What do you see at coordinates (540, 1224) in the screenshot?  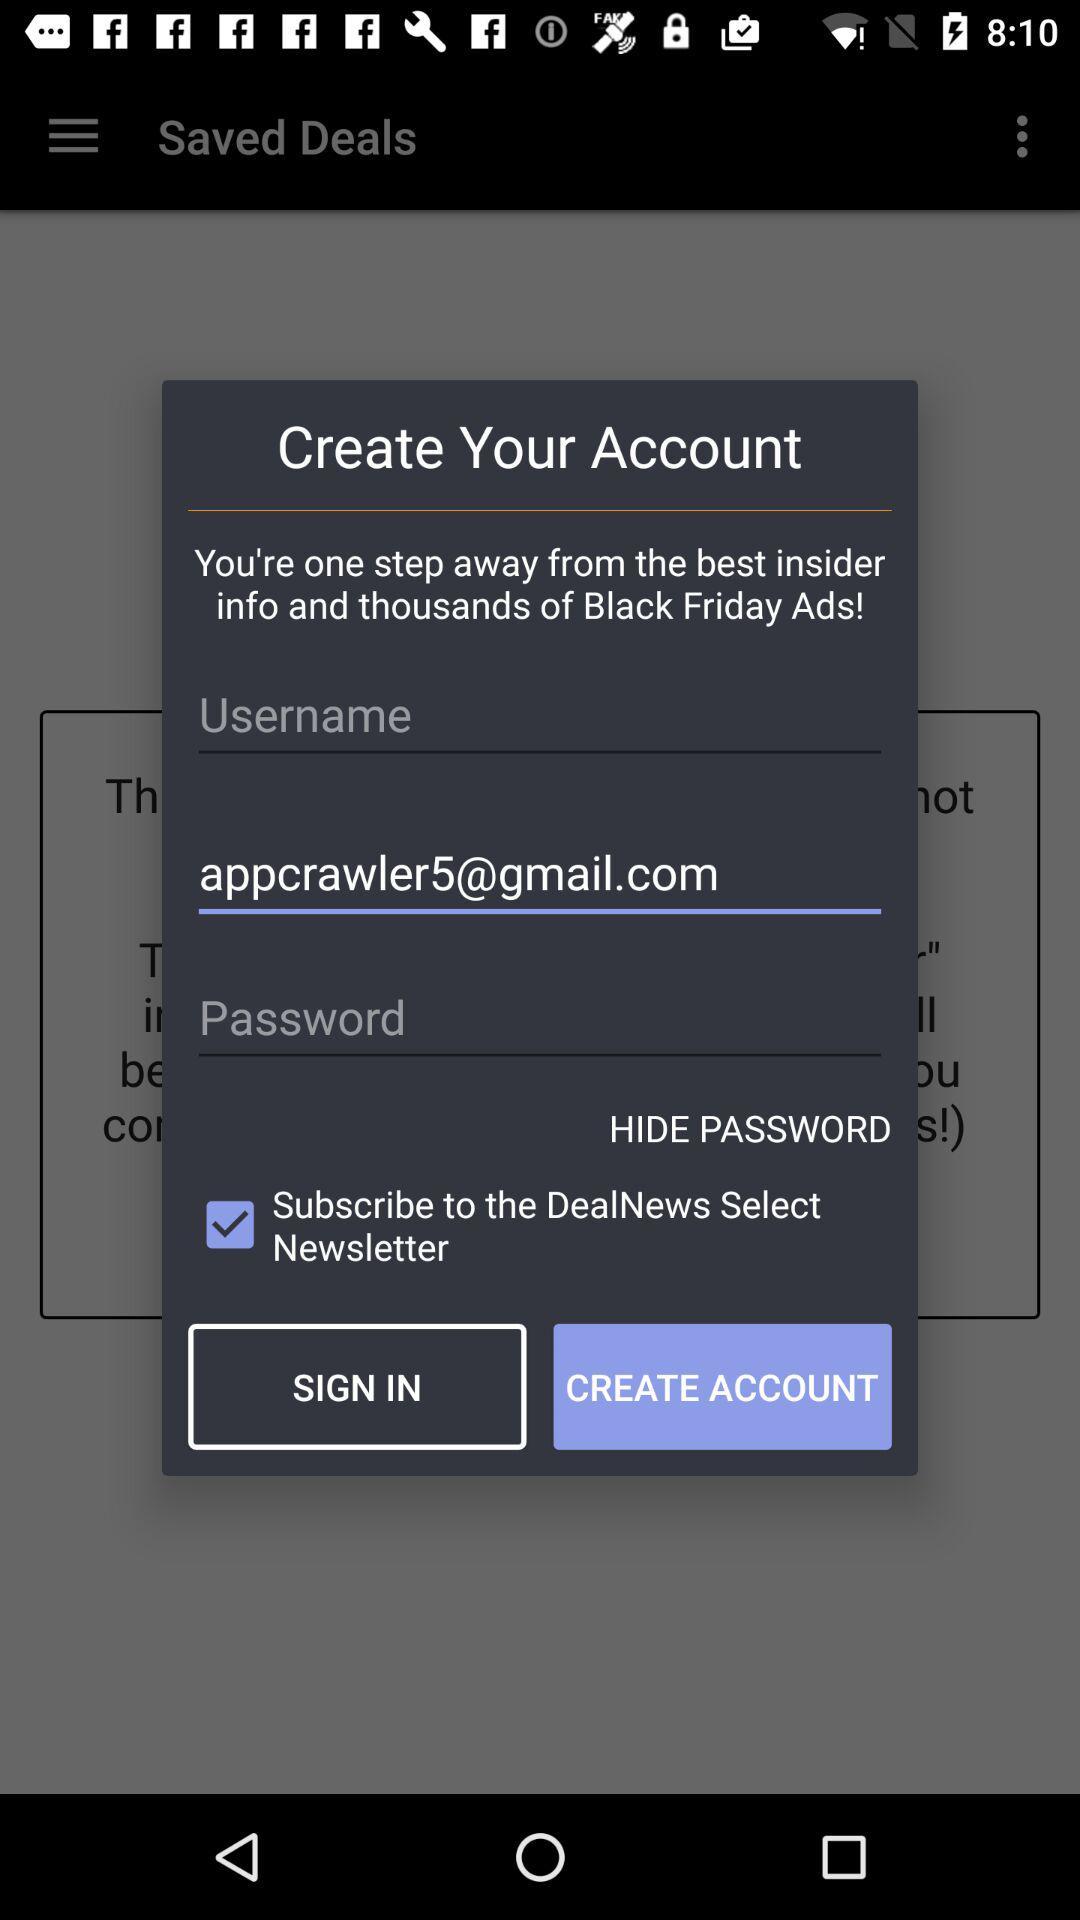 I see `subscribe to the item` at bounding box center [540, 1224].